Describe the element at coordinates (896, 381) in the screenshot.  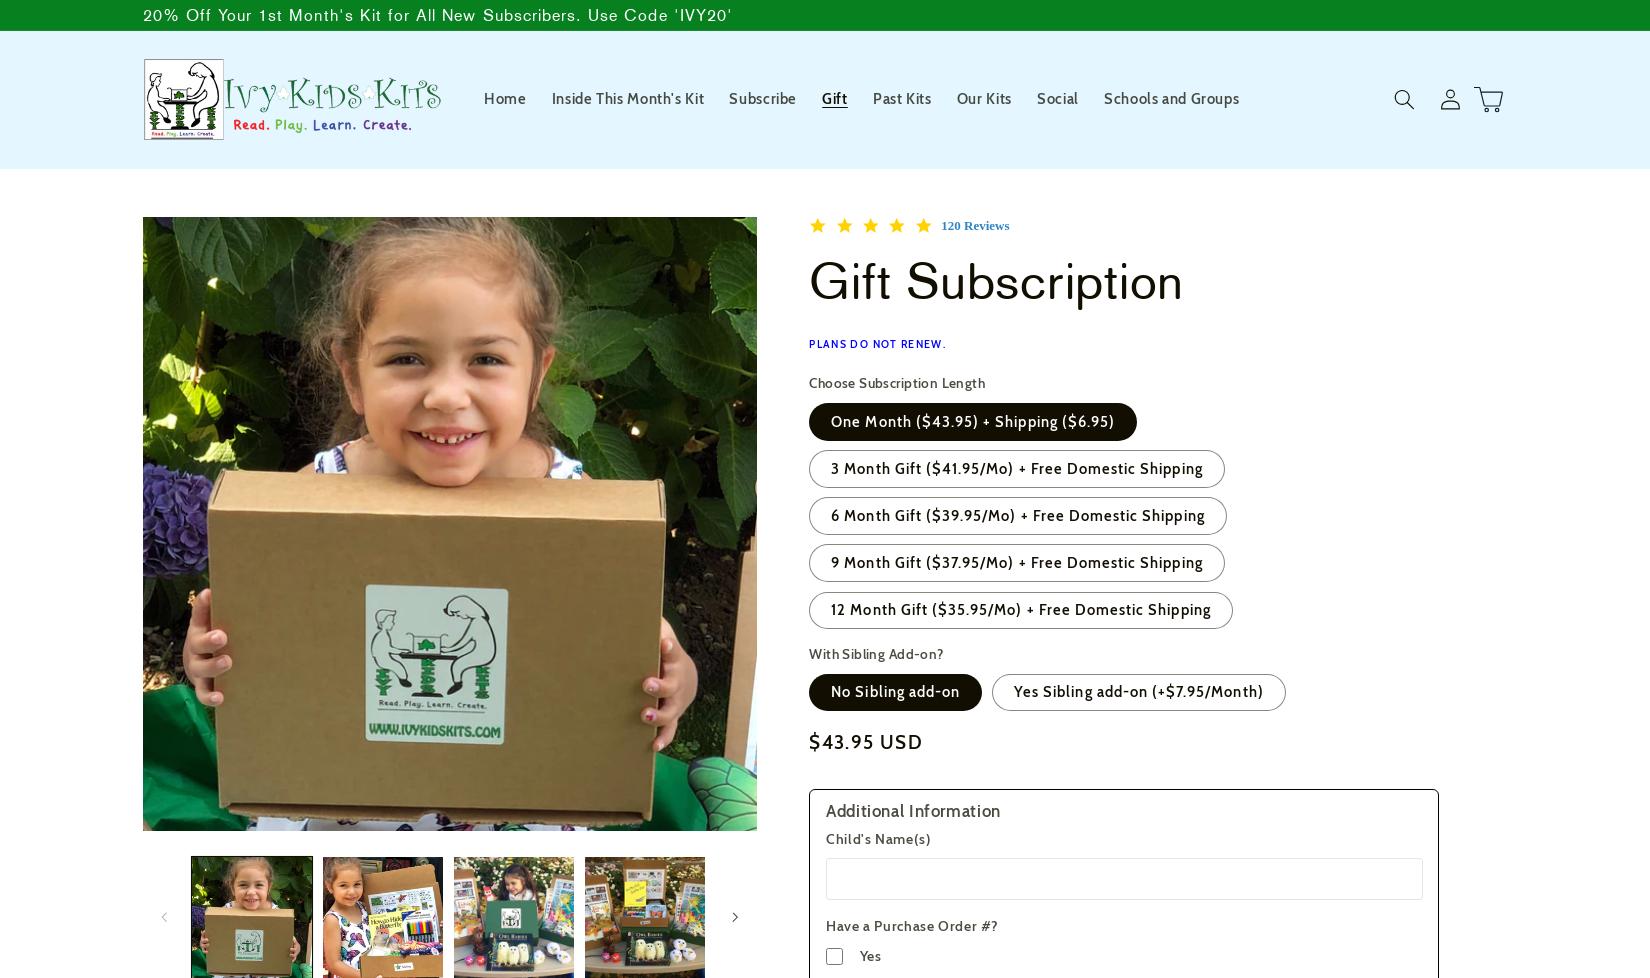
I see `'Choose Subscription Length'` at that location.